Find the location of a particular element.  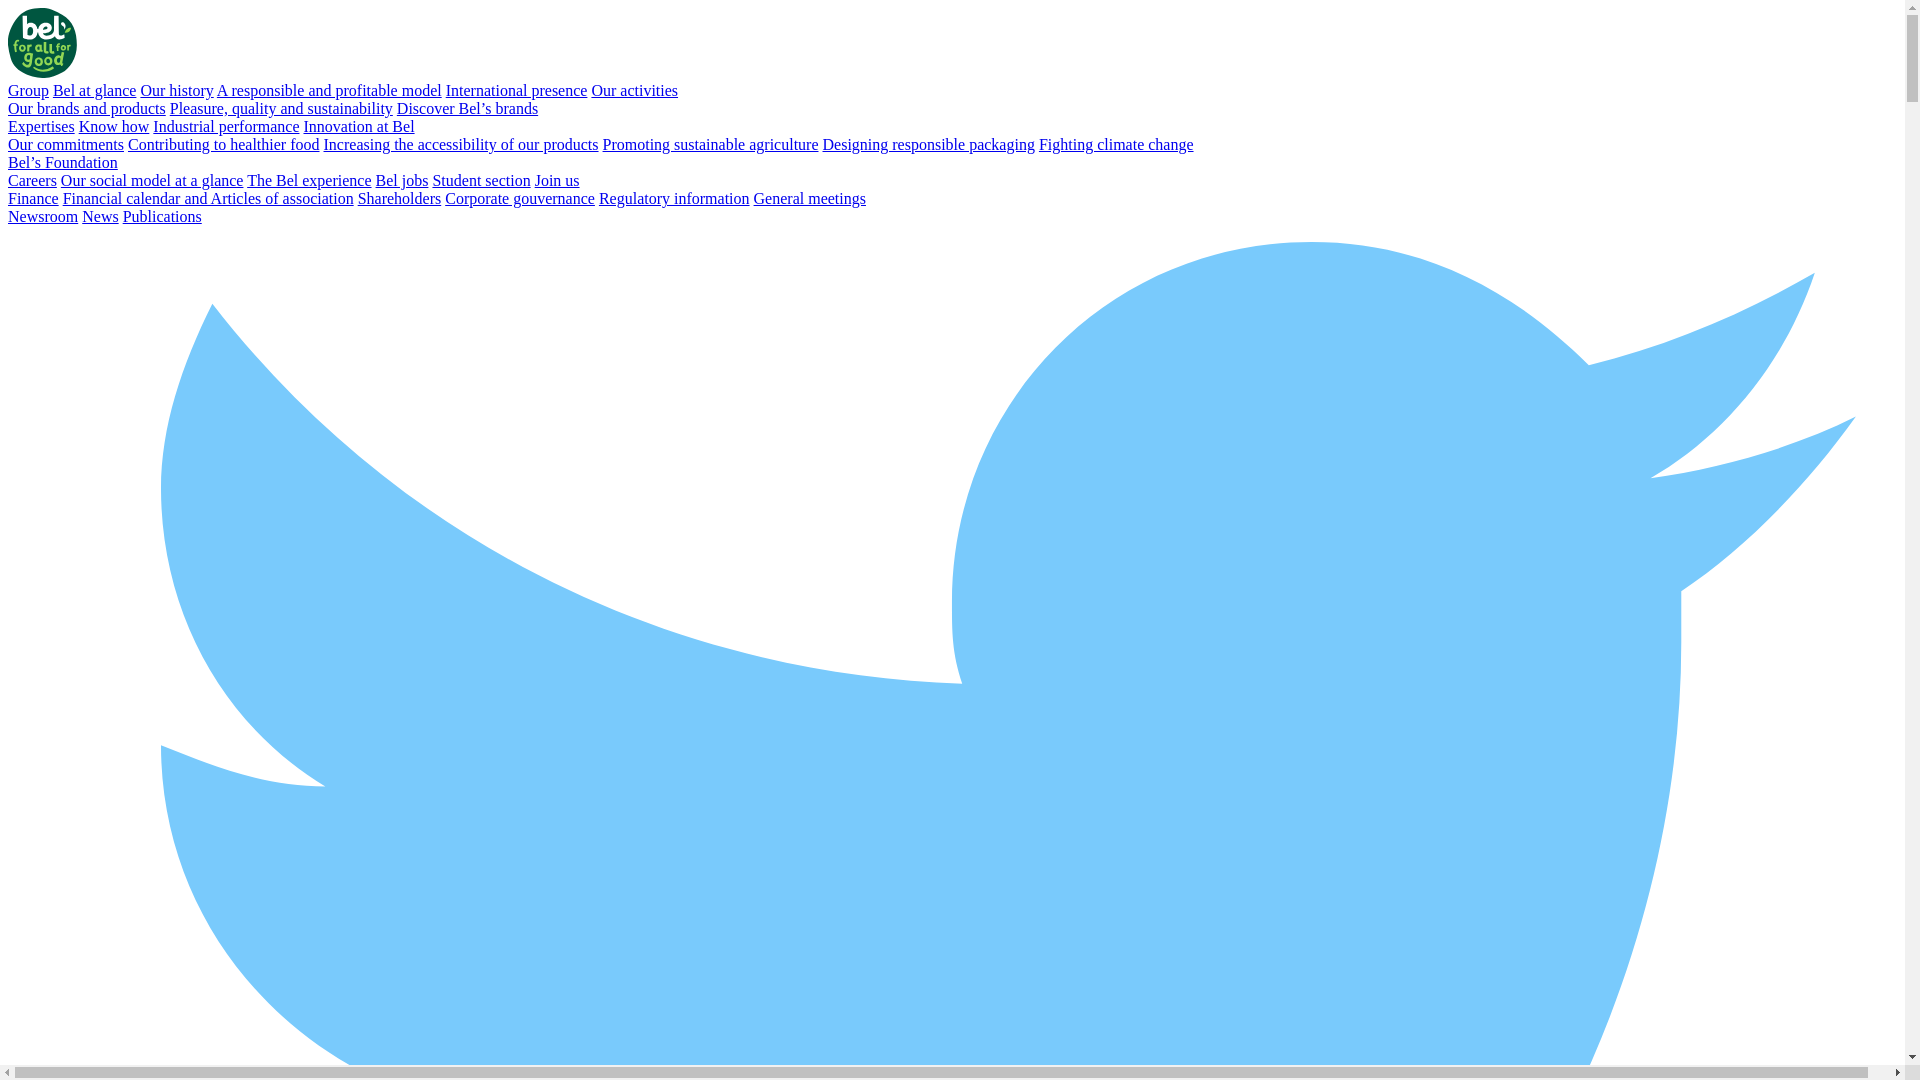

'Industrial performance' is located at coordinates (225, 126).